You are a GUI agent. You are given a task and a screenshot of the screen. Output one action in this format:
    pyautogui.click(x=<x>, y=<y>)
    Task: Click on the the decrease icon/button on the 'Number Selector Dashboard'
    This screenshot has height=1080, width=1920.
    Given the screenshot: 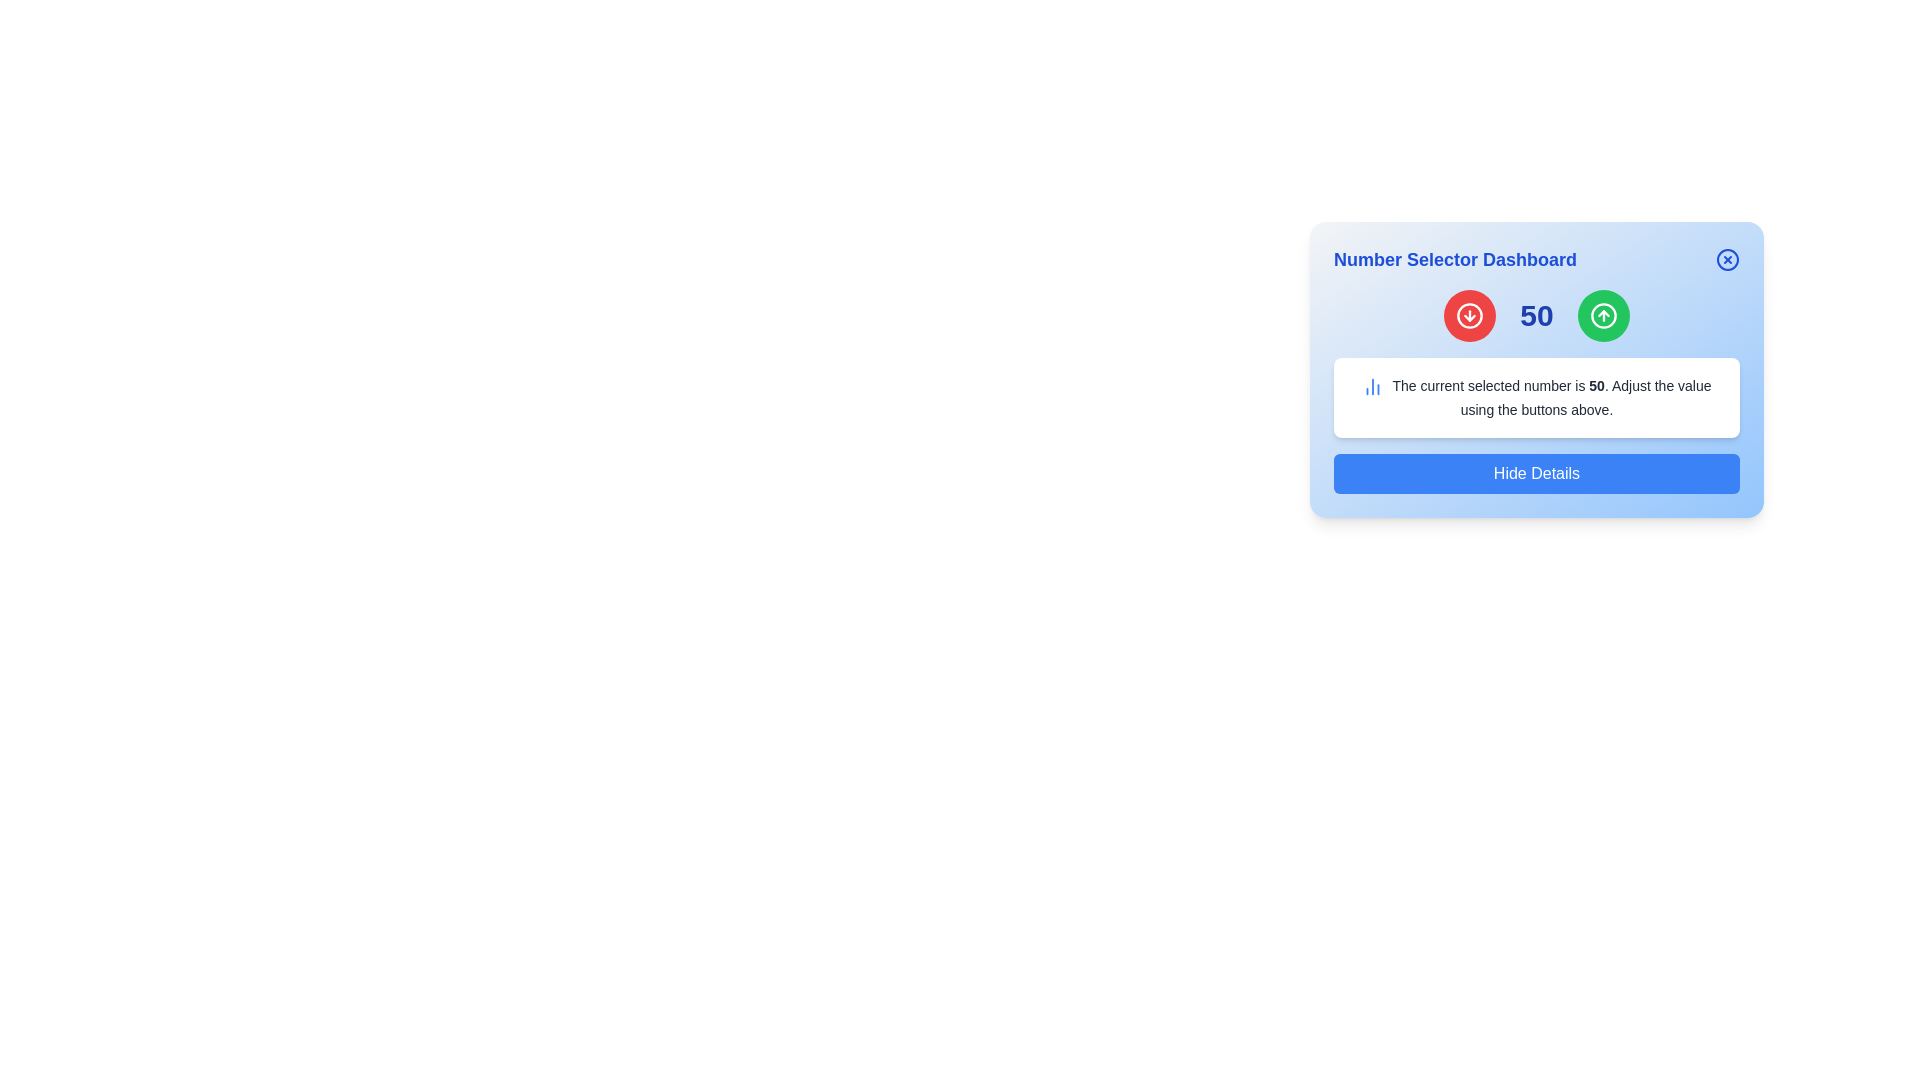 What is the action you would take?
    pyautogui.click(x=1469, y=315)
    